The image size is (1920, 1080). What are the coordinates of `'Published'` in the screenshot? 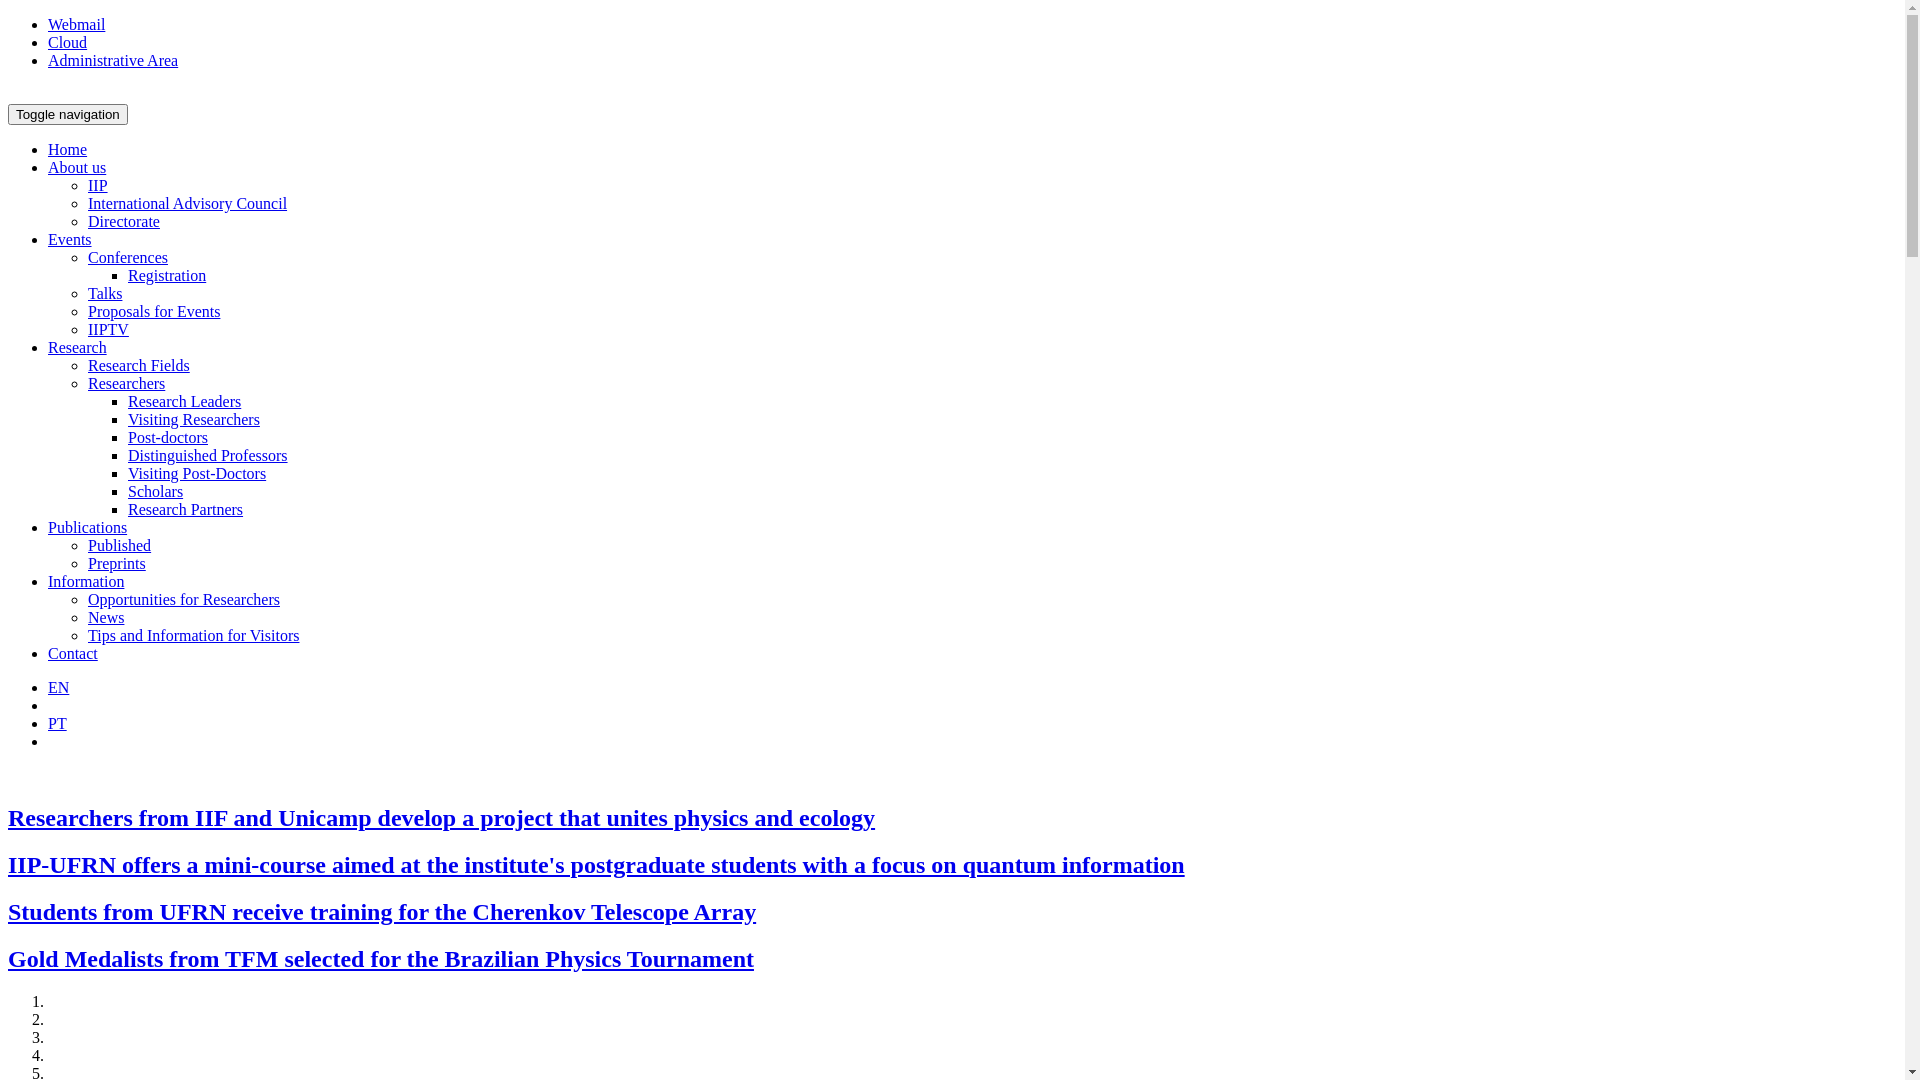 It's located at (86, 545).